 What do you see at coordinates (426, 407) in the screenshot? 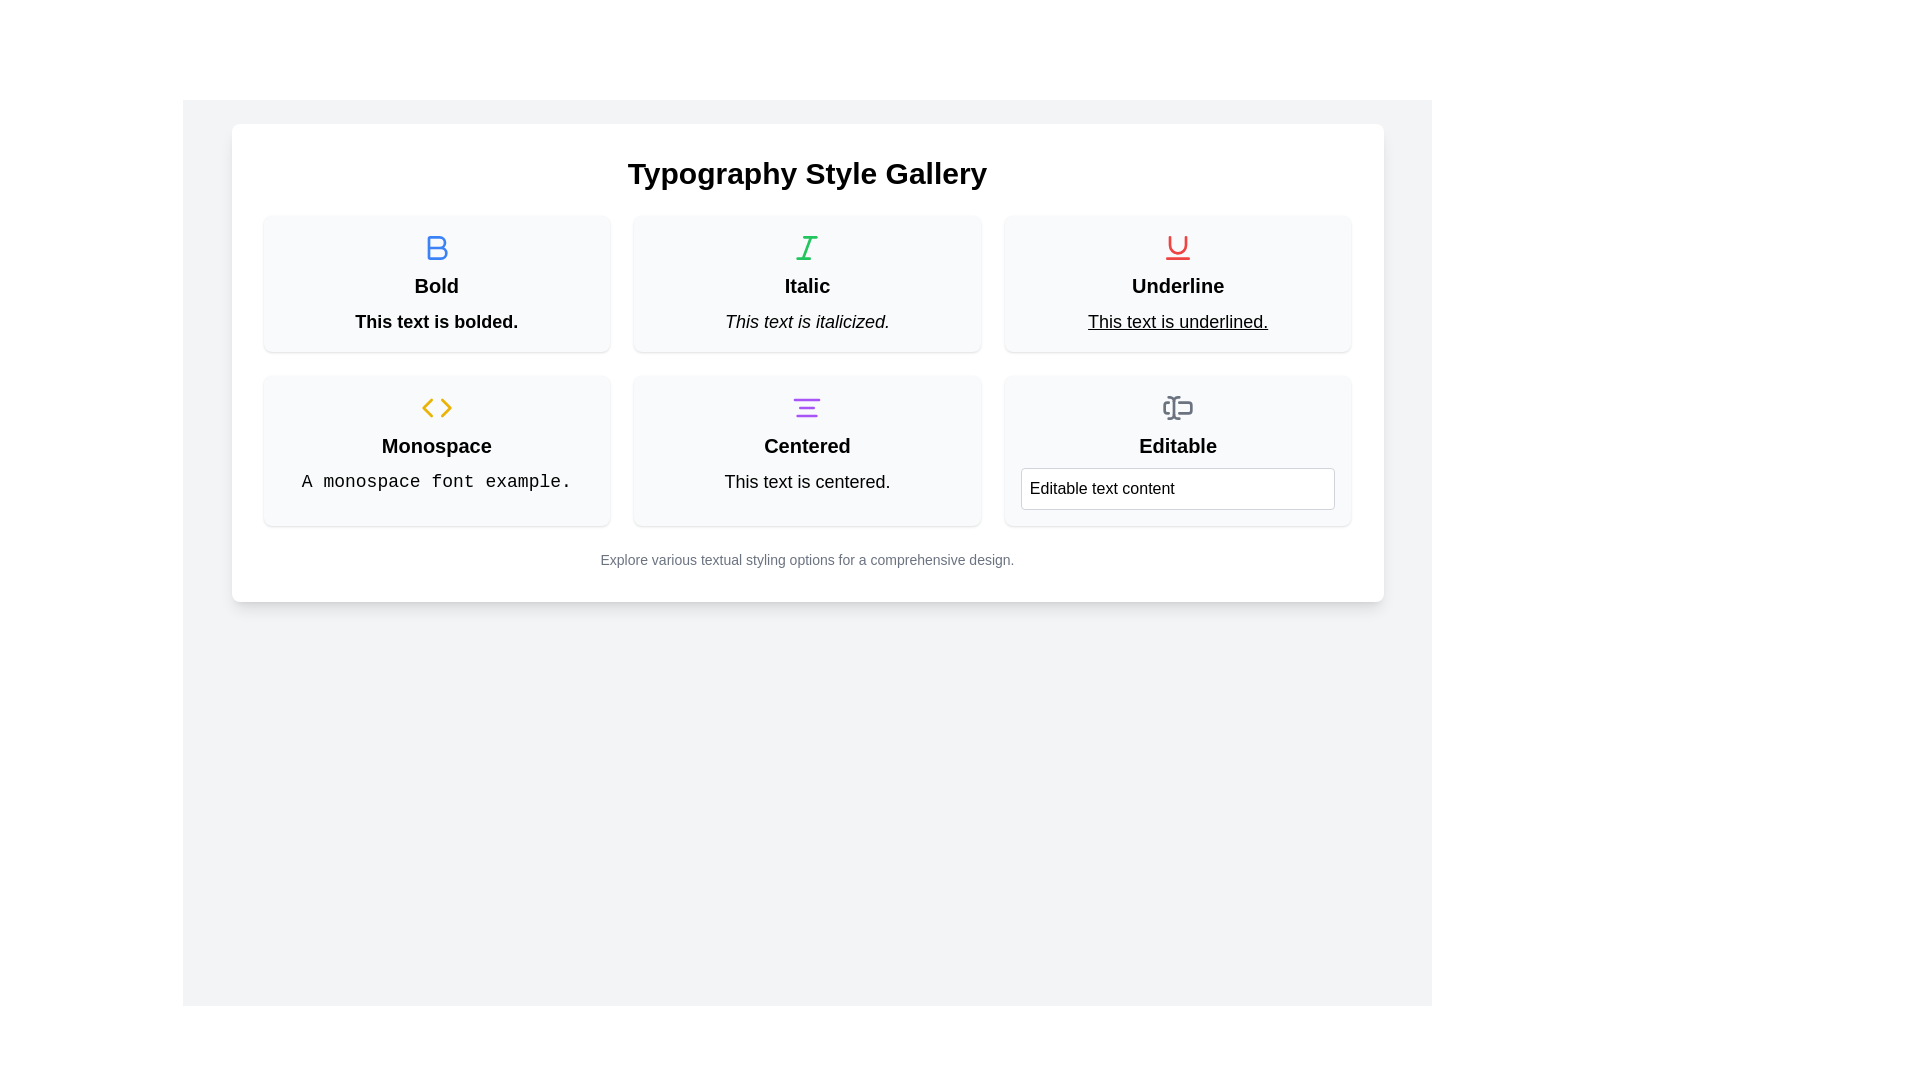
I see `the left triangle of the paired chevron icon located in the top-left corner of the 'Monospace' box` at bounding box center [426, 407].